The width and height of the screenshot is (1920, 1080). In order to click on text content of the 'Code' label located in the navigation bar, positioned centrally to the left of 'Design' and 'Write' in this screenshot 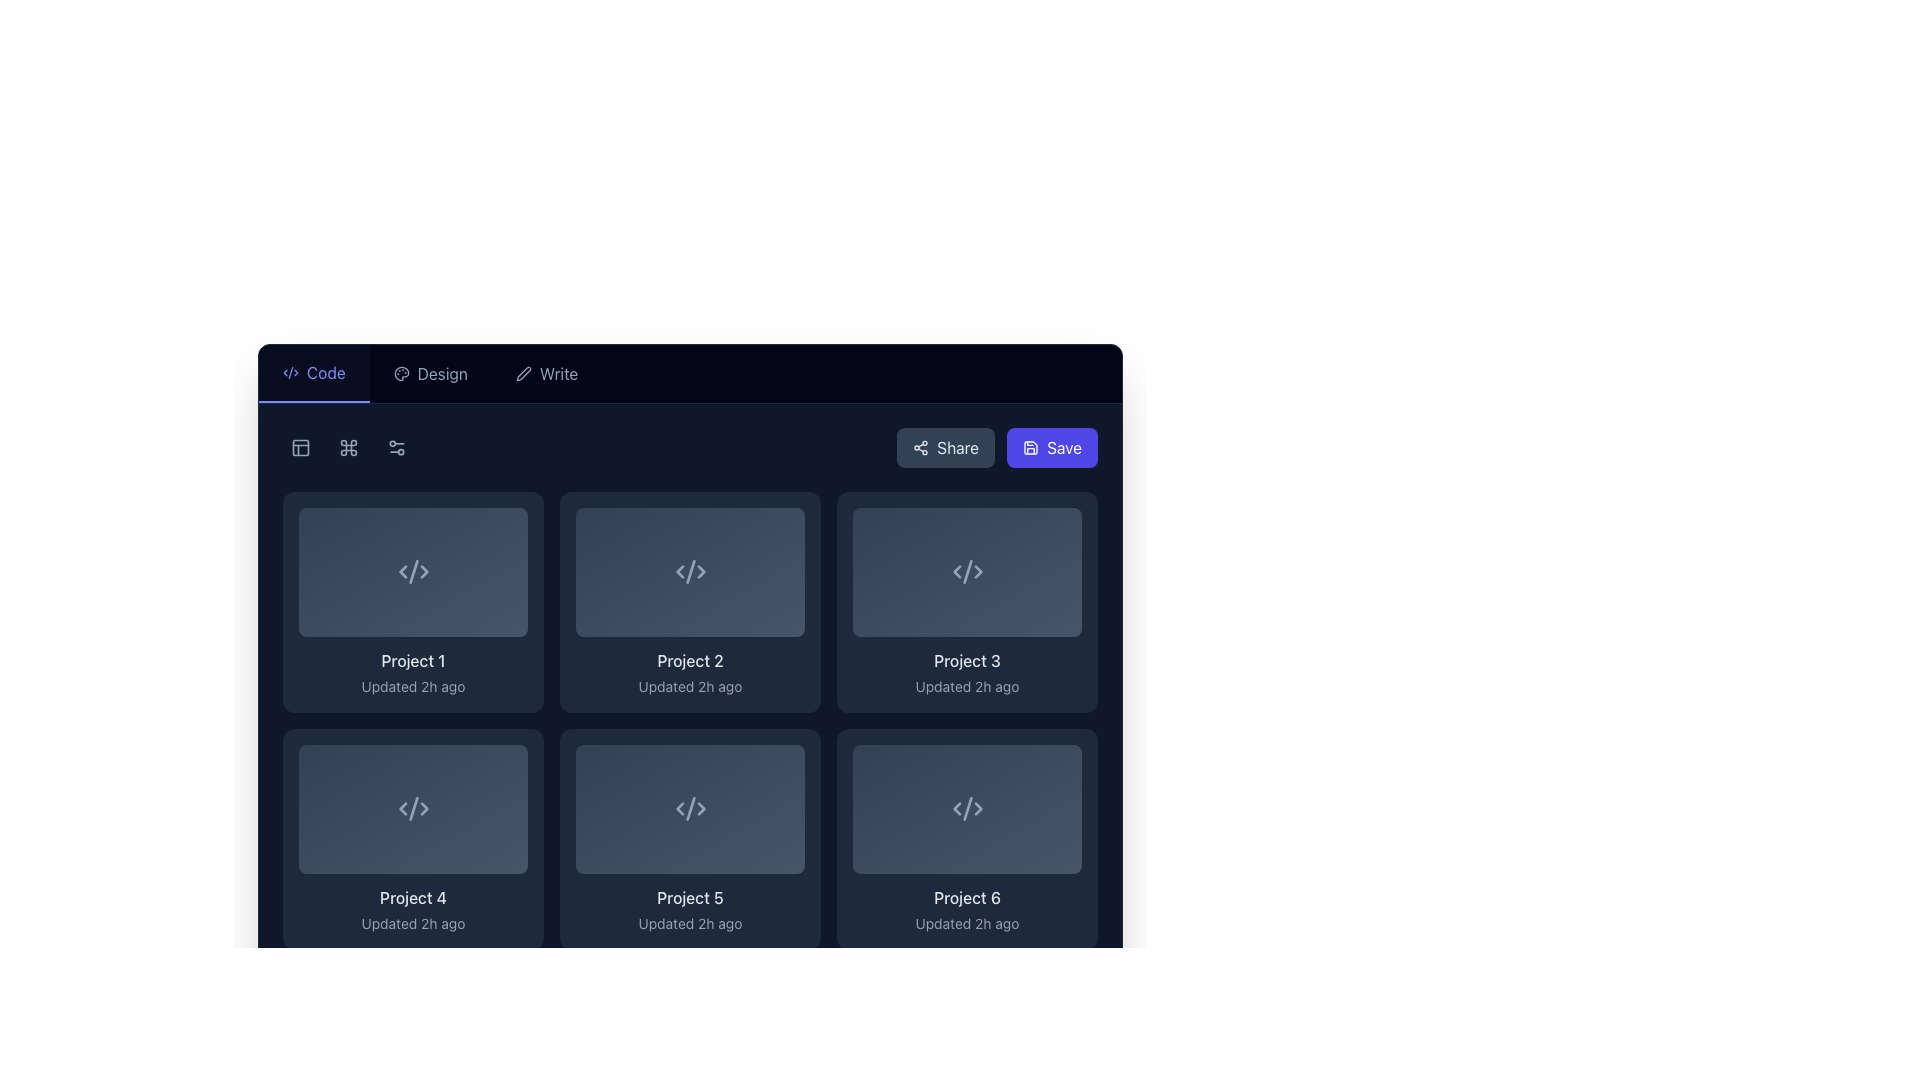, I will do `click(326, 373)`.